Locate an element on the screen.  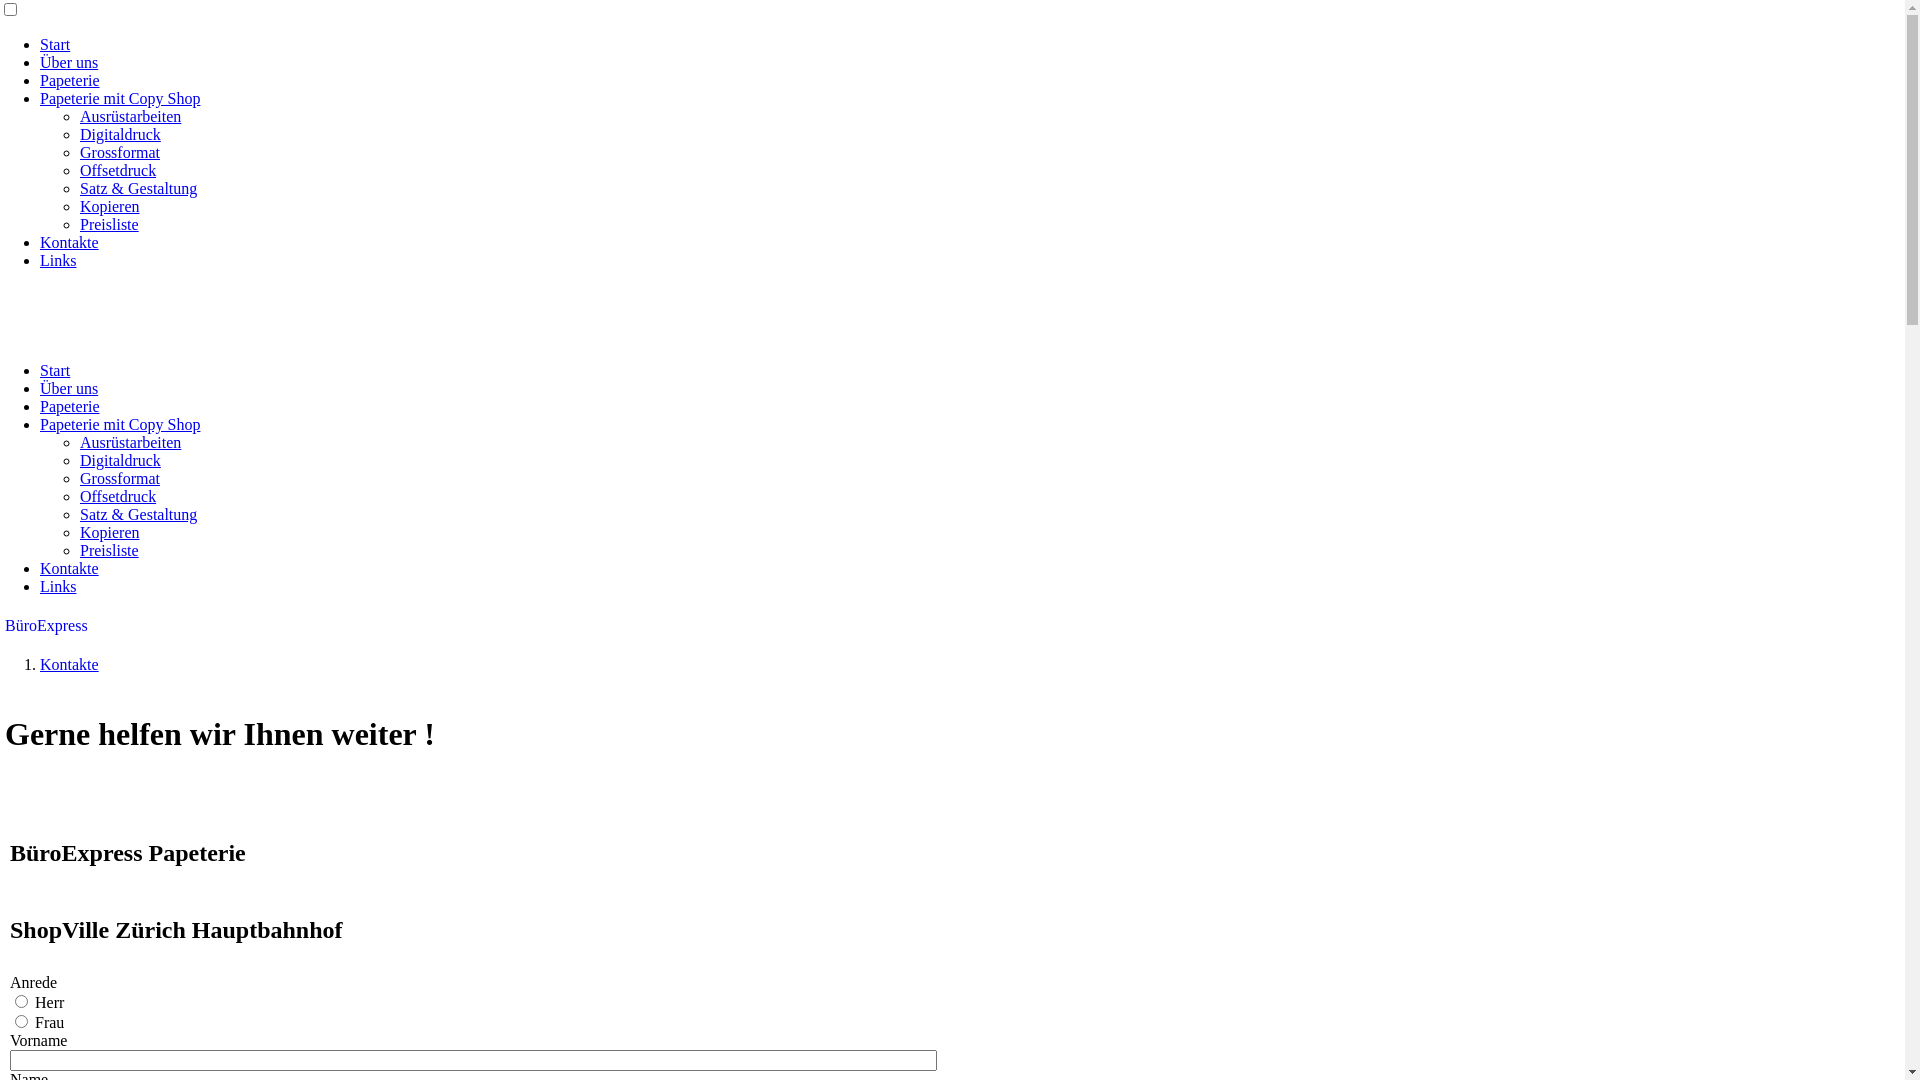
'Papeterie' is located at coordinates (70, 79).